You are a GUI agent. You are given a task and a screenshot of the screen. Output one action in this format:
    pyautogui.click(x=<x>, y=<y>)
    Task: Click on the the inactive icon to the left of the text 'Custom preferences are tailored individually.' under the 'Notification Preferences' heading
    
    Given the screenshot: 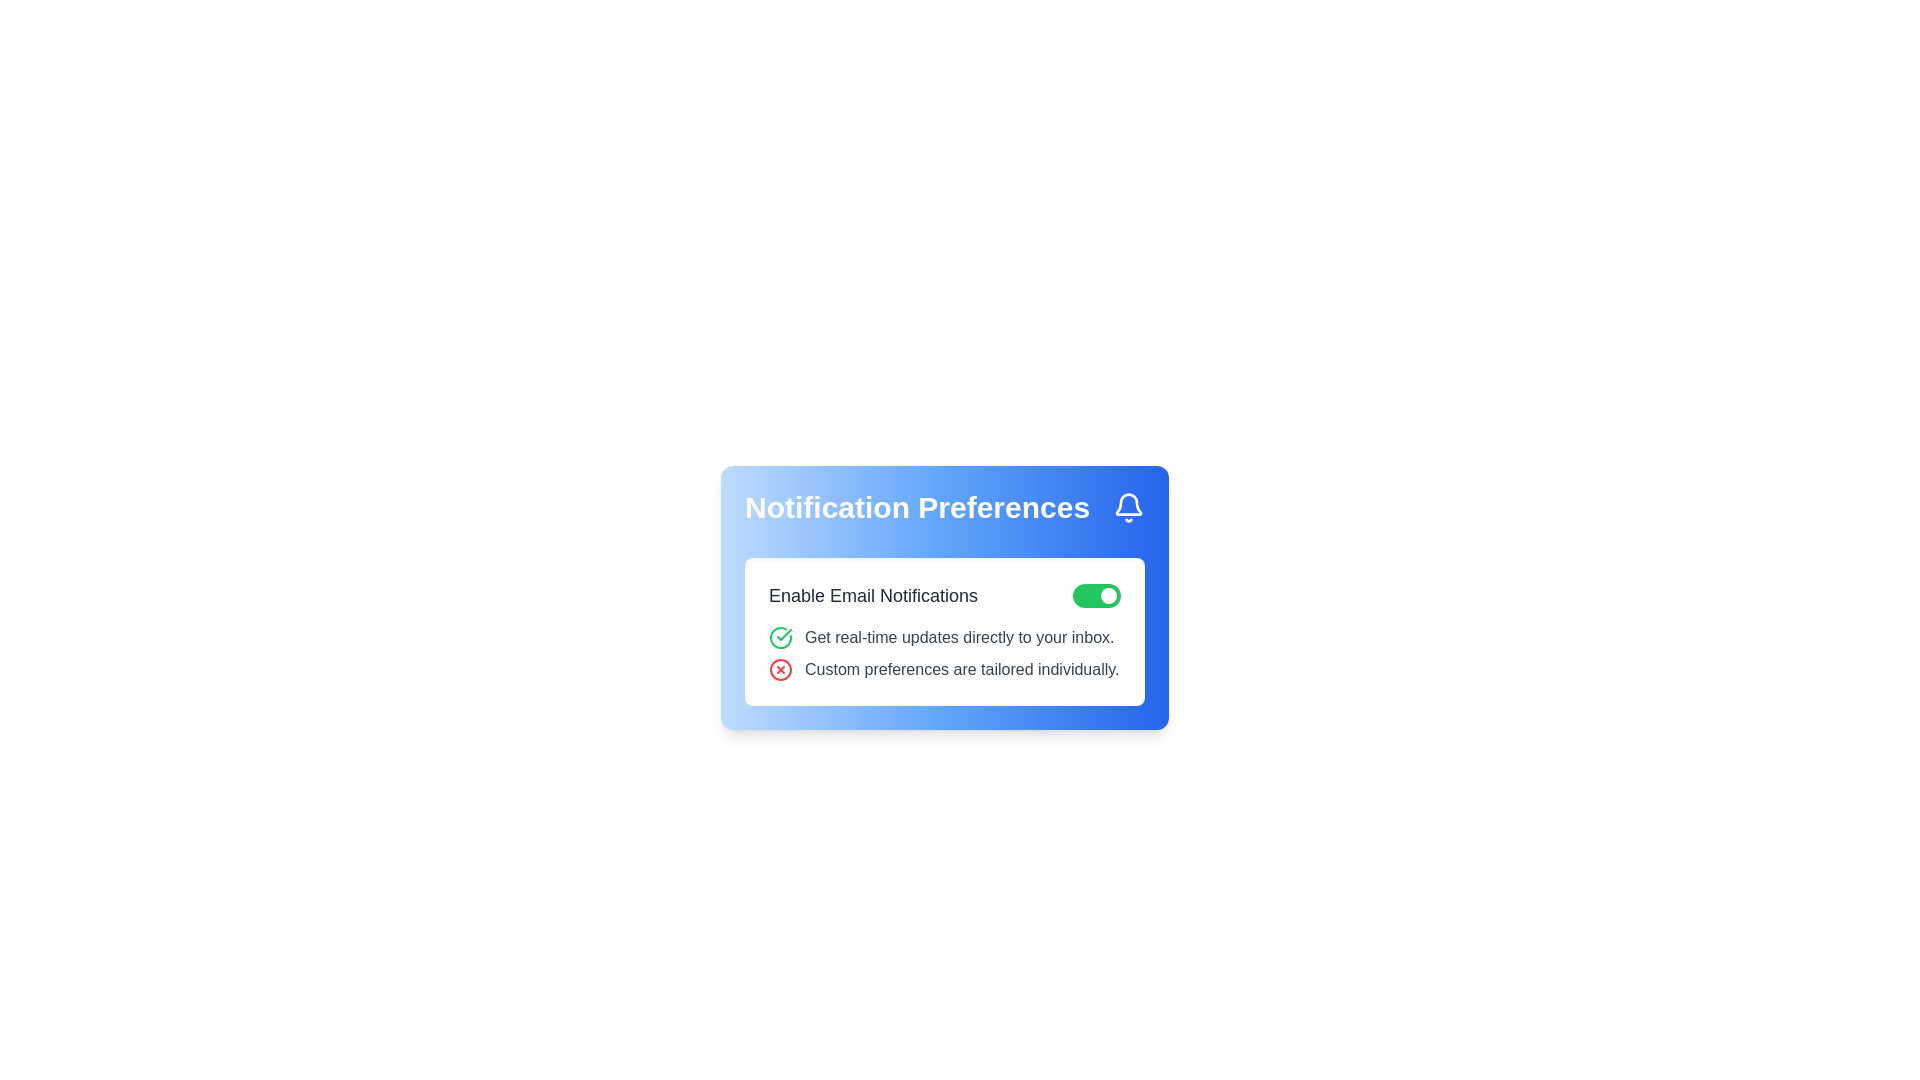 What is the action you would take?
    pyautogui.click(x=780, y=670)
    